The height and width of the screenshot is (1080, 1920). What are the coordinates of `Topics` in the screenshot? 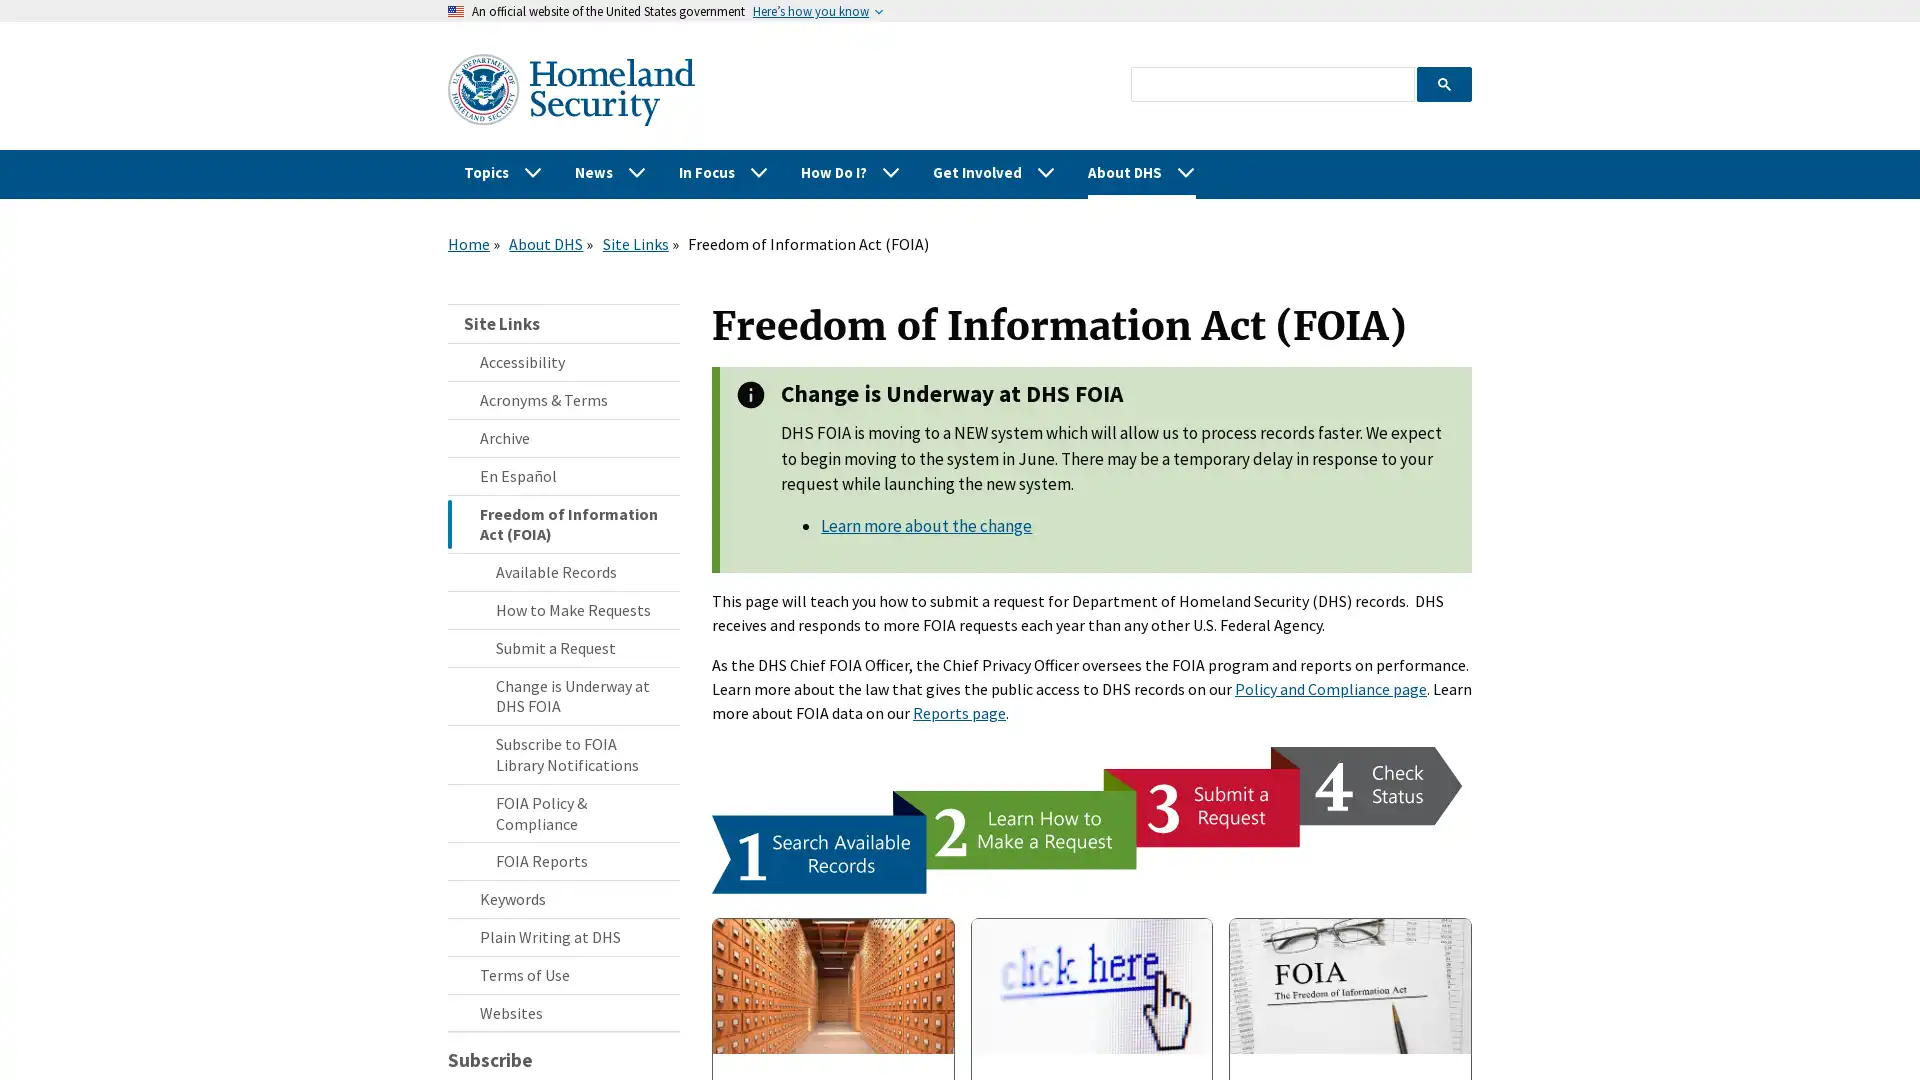 It's located at (503, 171).